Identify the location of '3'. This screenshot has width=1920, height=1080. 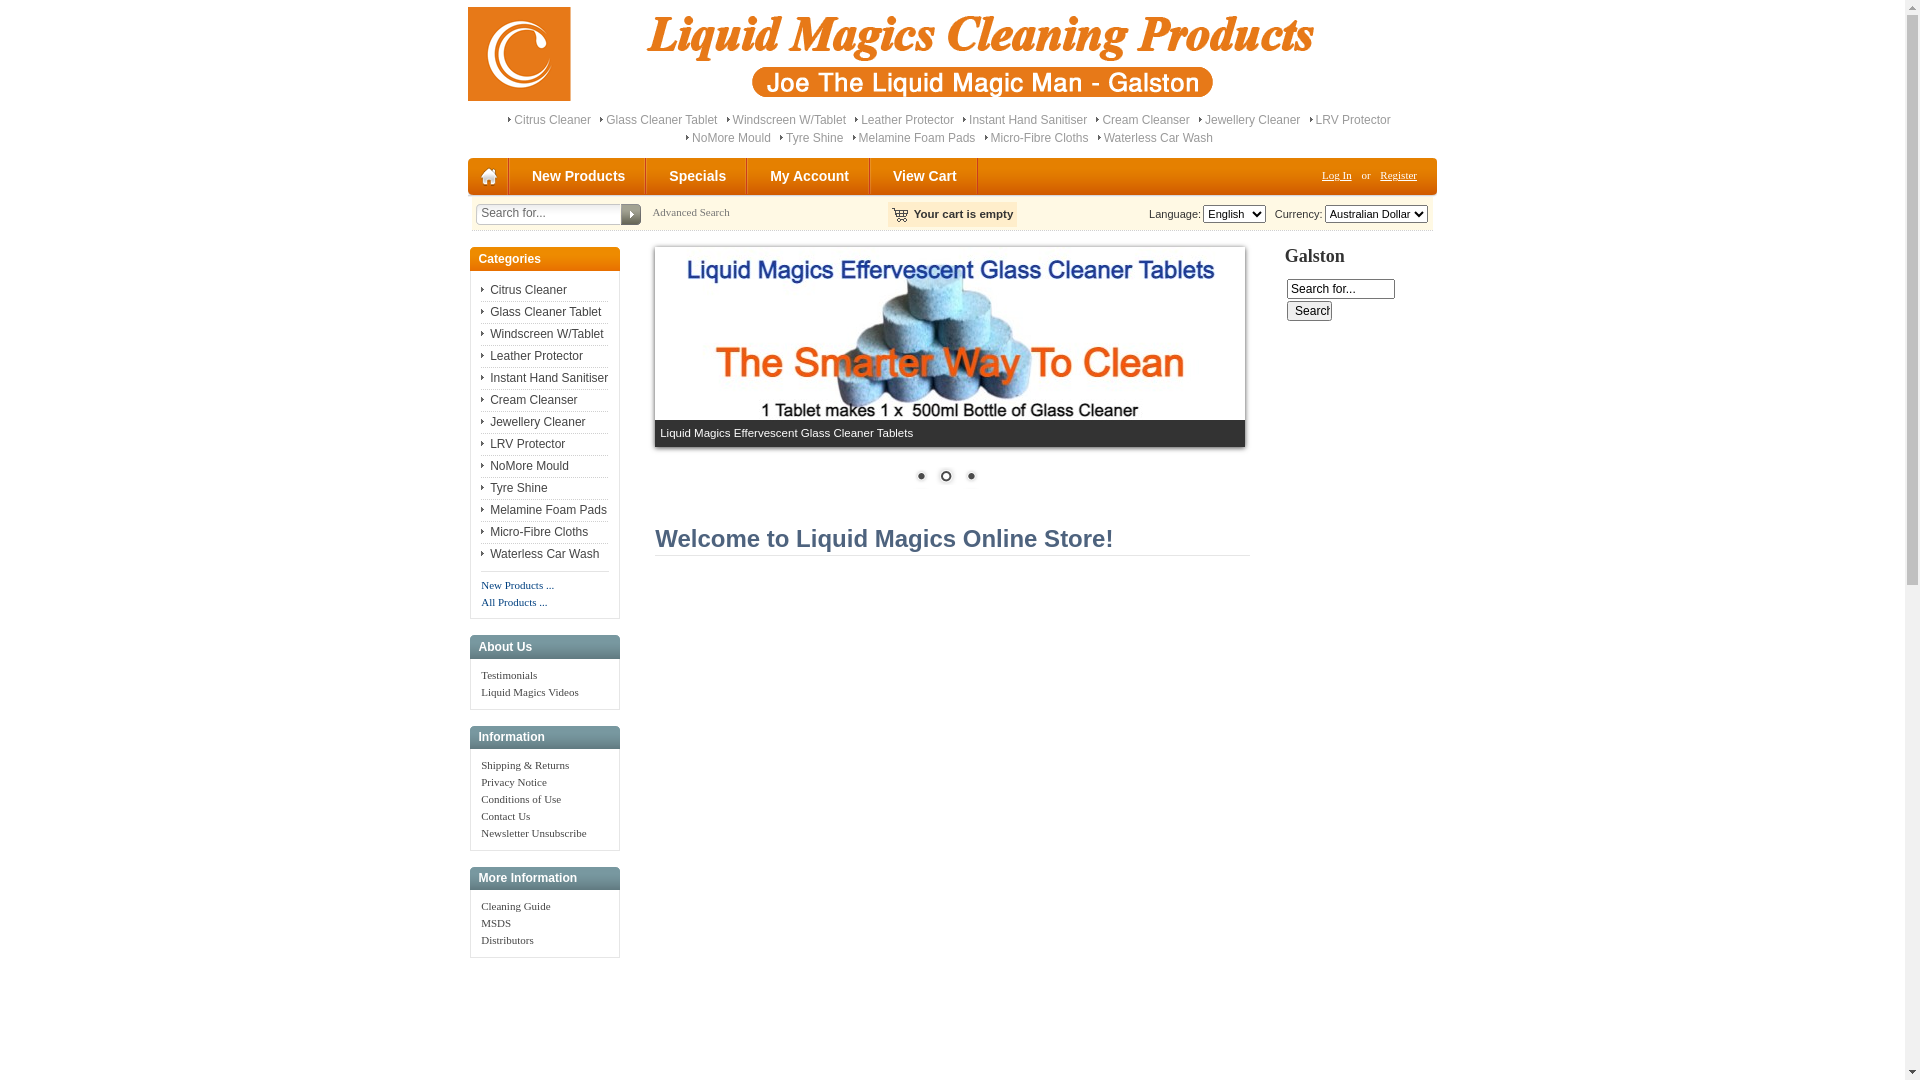
(960, 478).